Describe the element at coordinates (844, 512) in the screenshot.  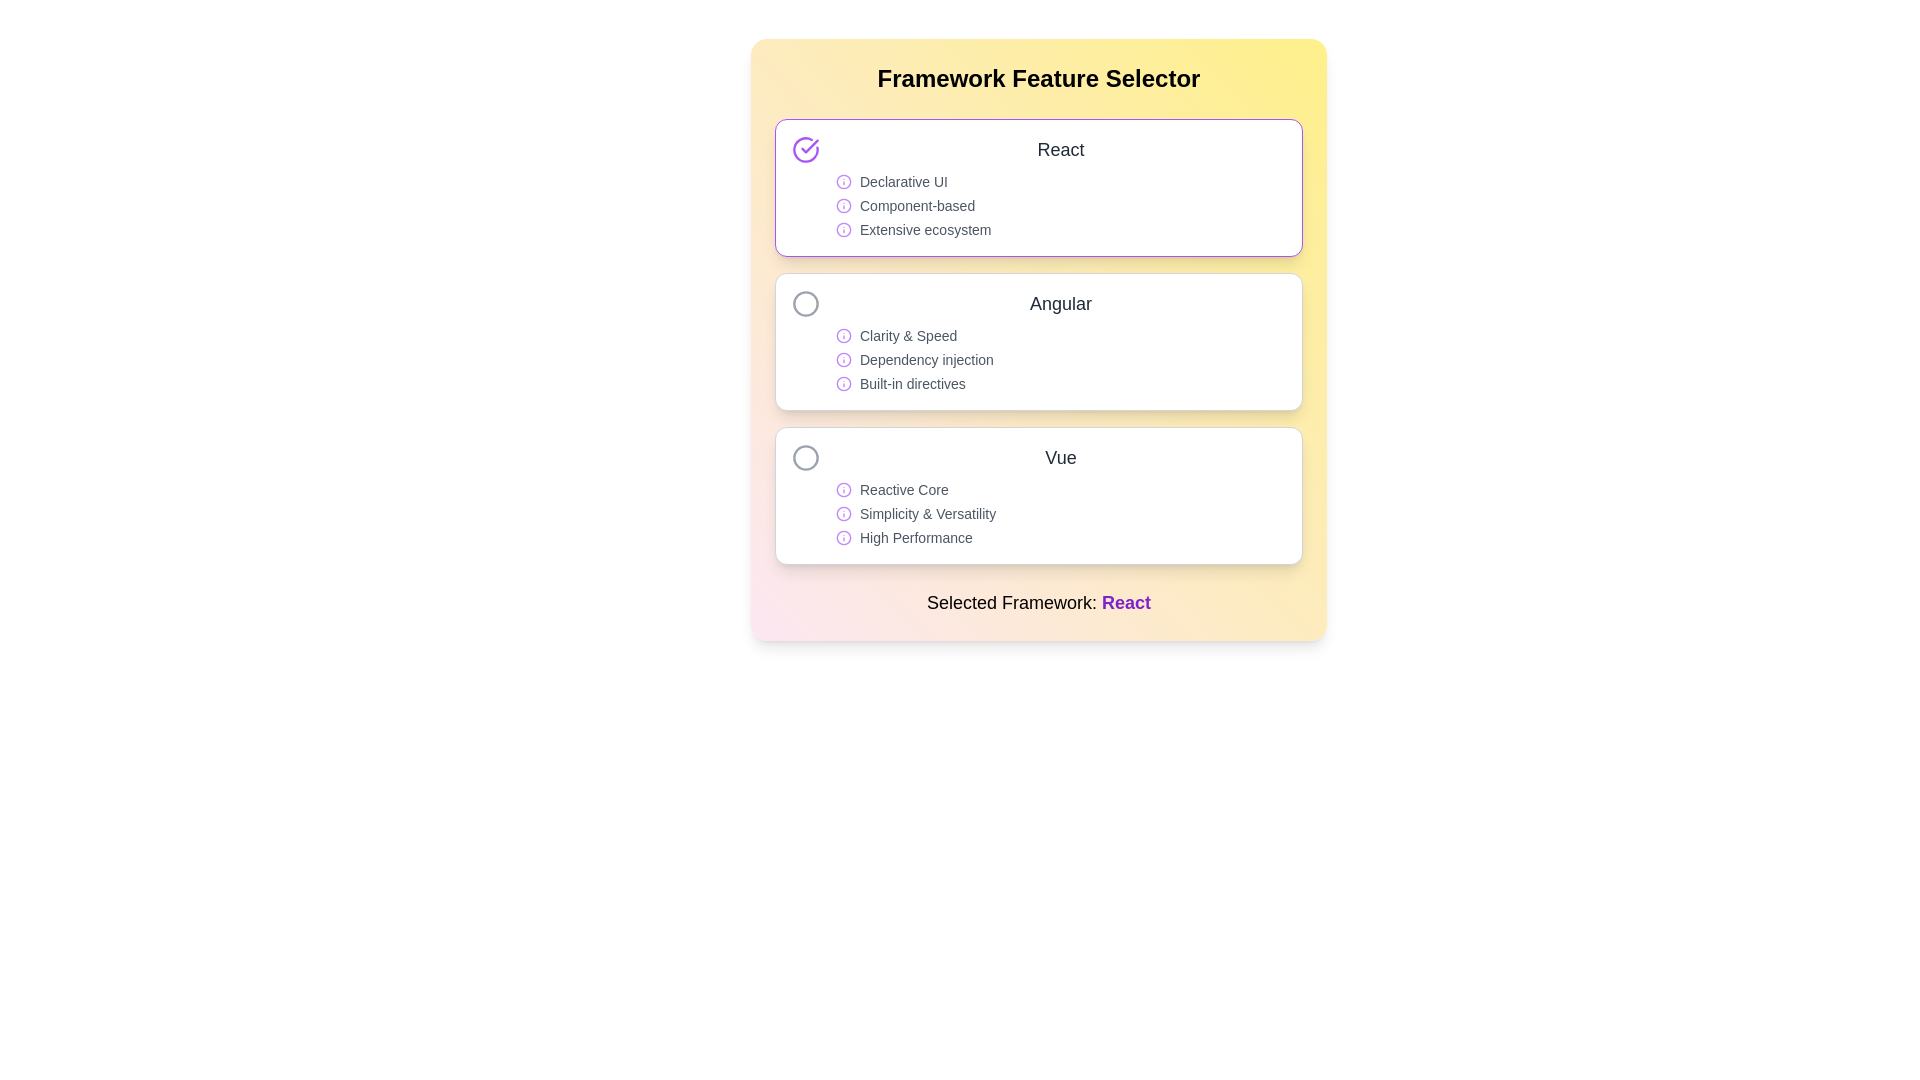
I see `the circular graphical decorative element located inside the icon area next to text descriptions in the interface` at that location.